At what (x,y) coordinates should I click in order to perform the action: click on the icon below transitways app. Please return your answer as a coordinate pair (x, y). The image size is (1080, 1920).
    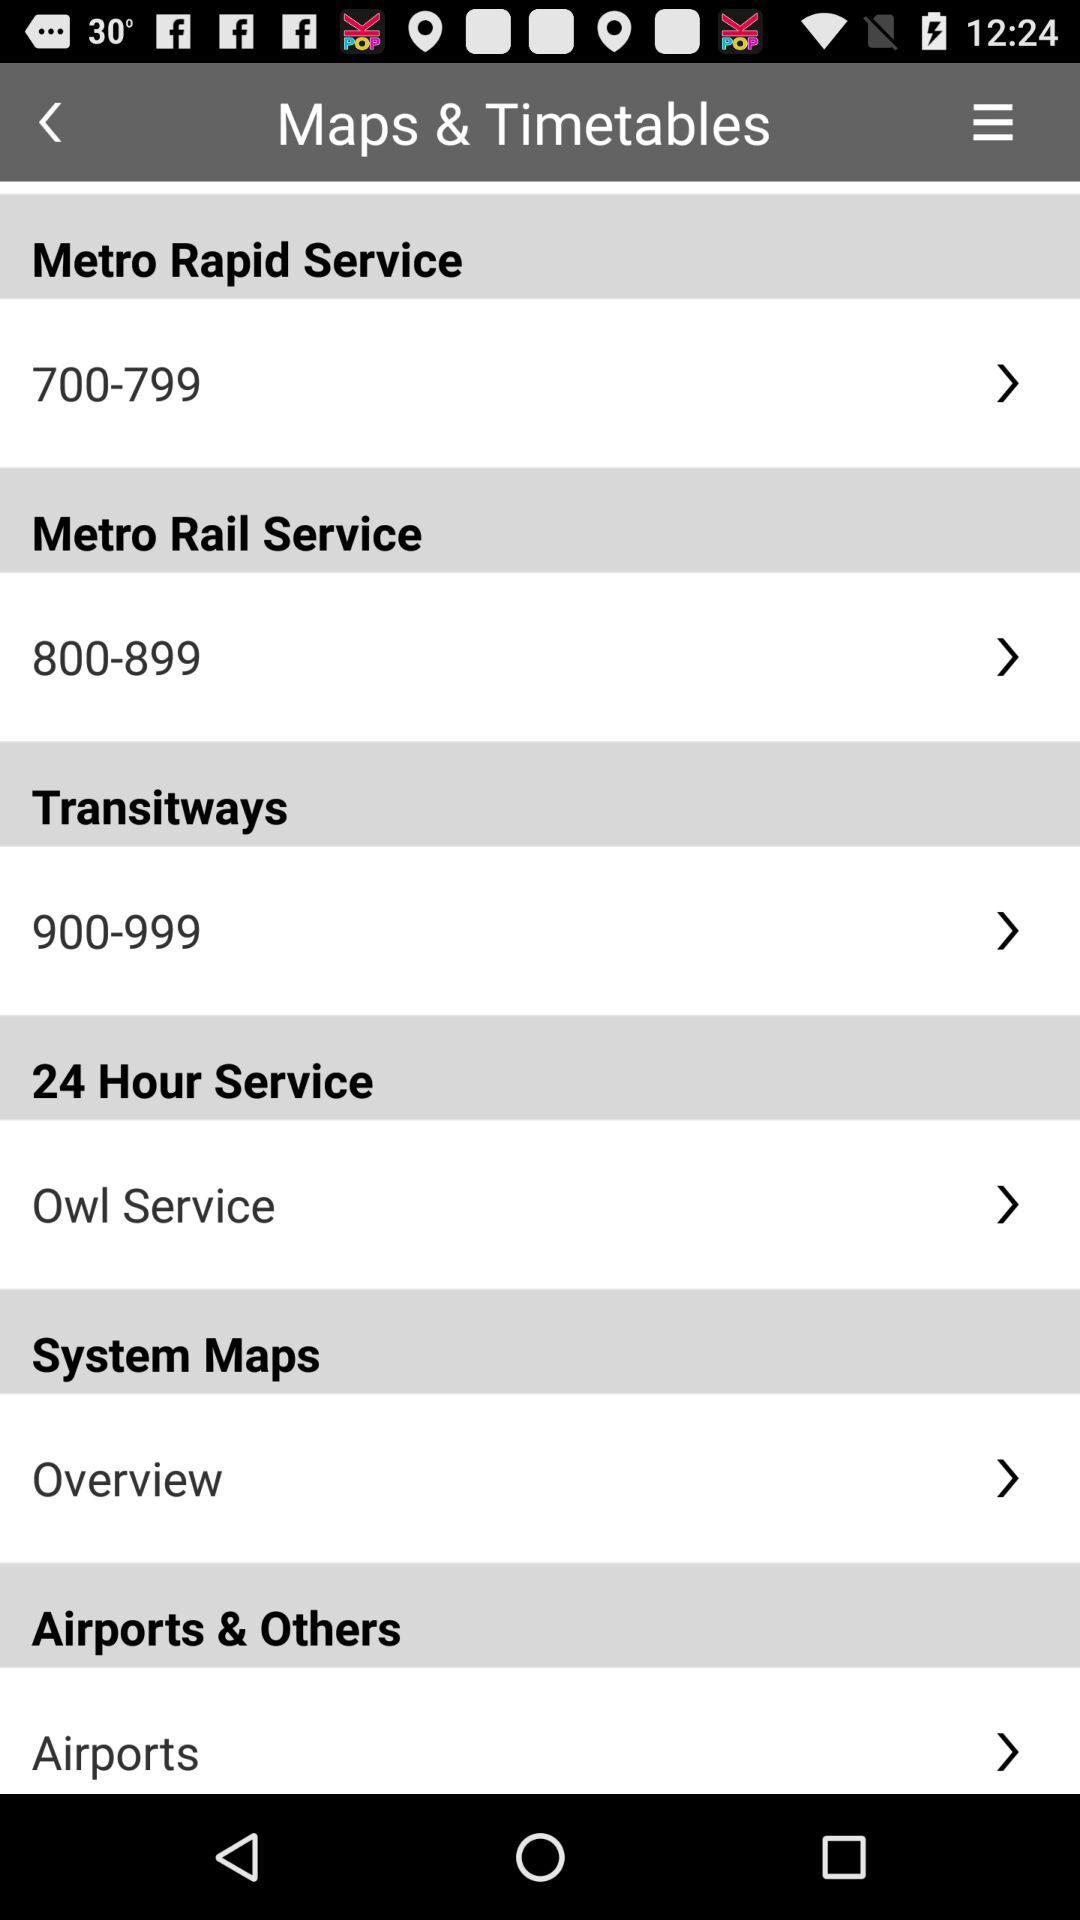
    Looking at the image, I should click on (495, 929).